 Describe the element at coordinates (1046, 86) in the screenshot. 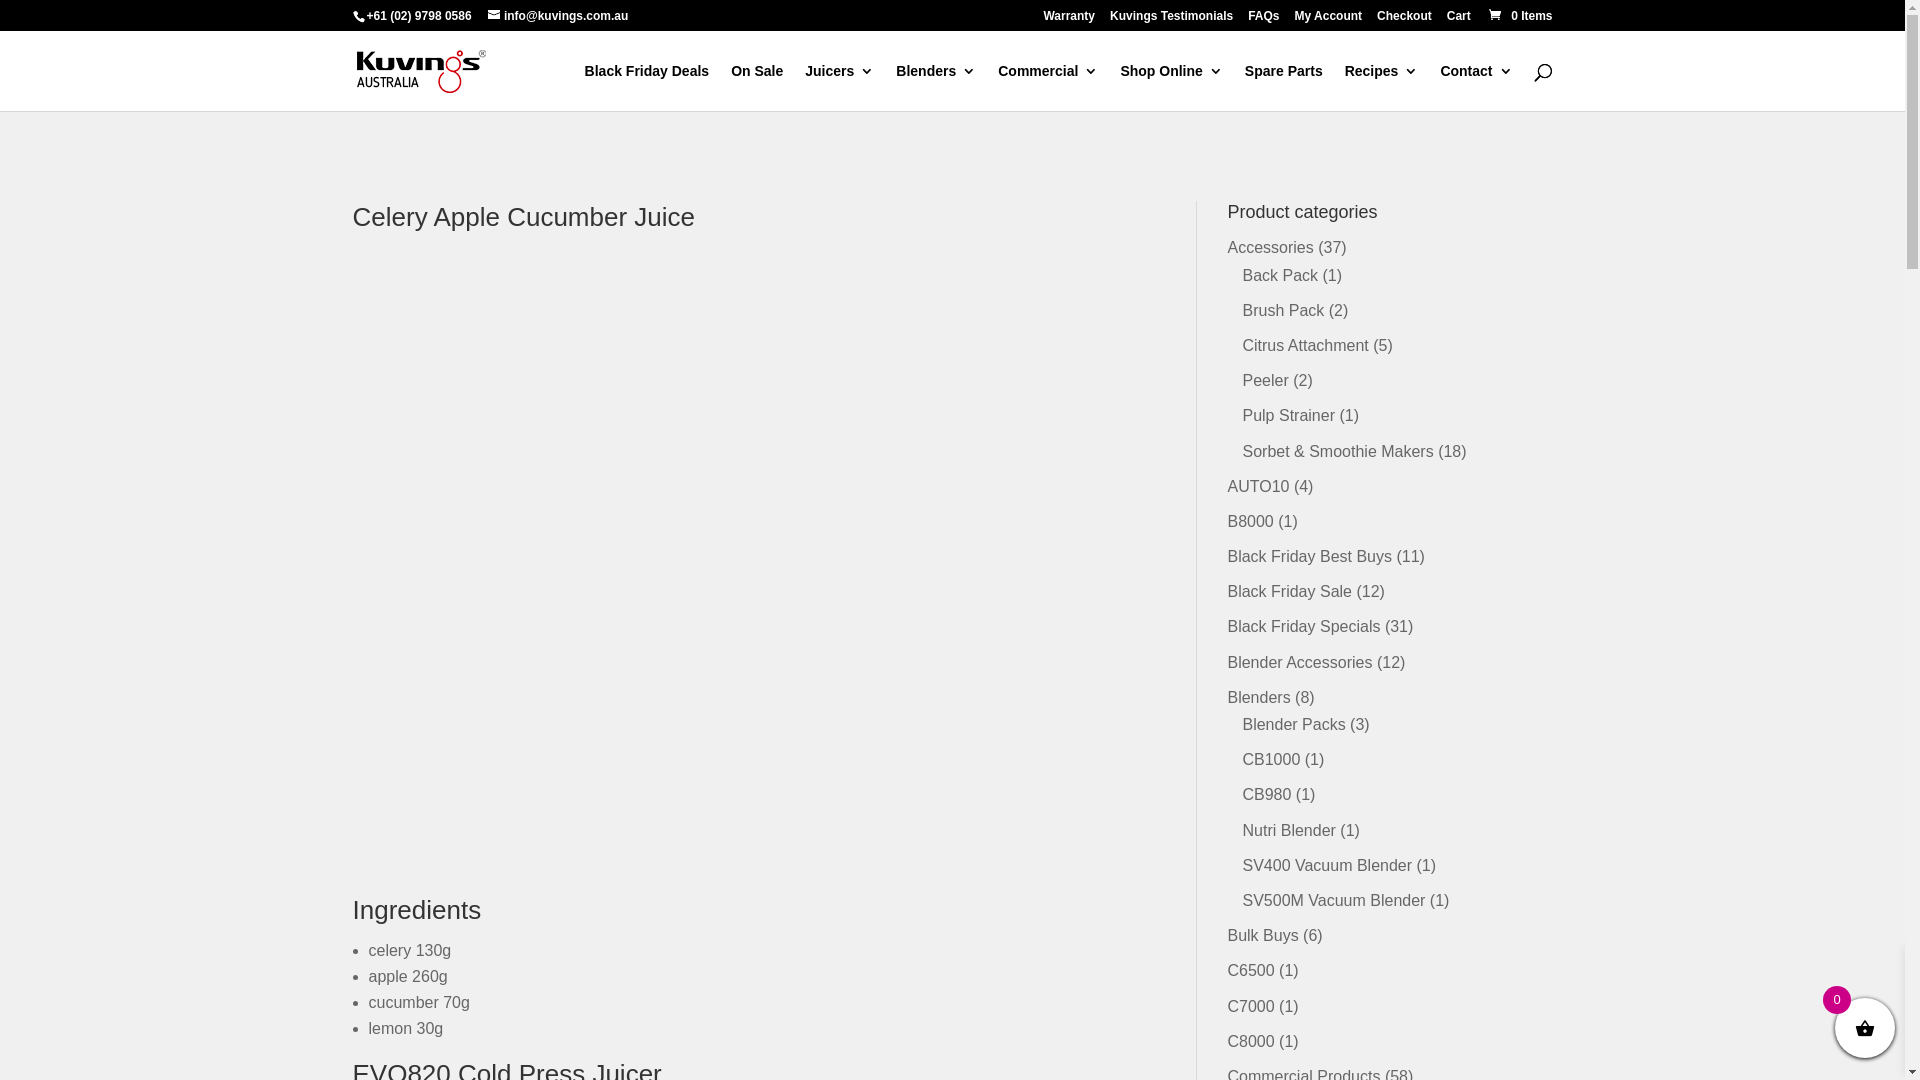

I see `'Commercial'` at that location.